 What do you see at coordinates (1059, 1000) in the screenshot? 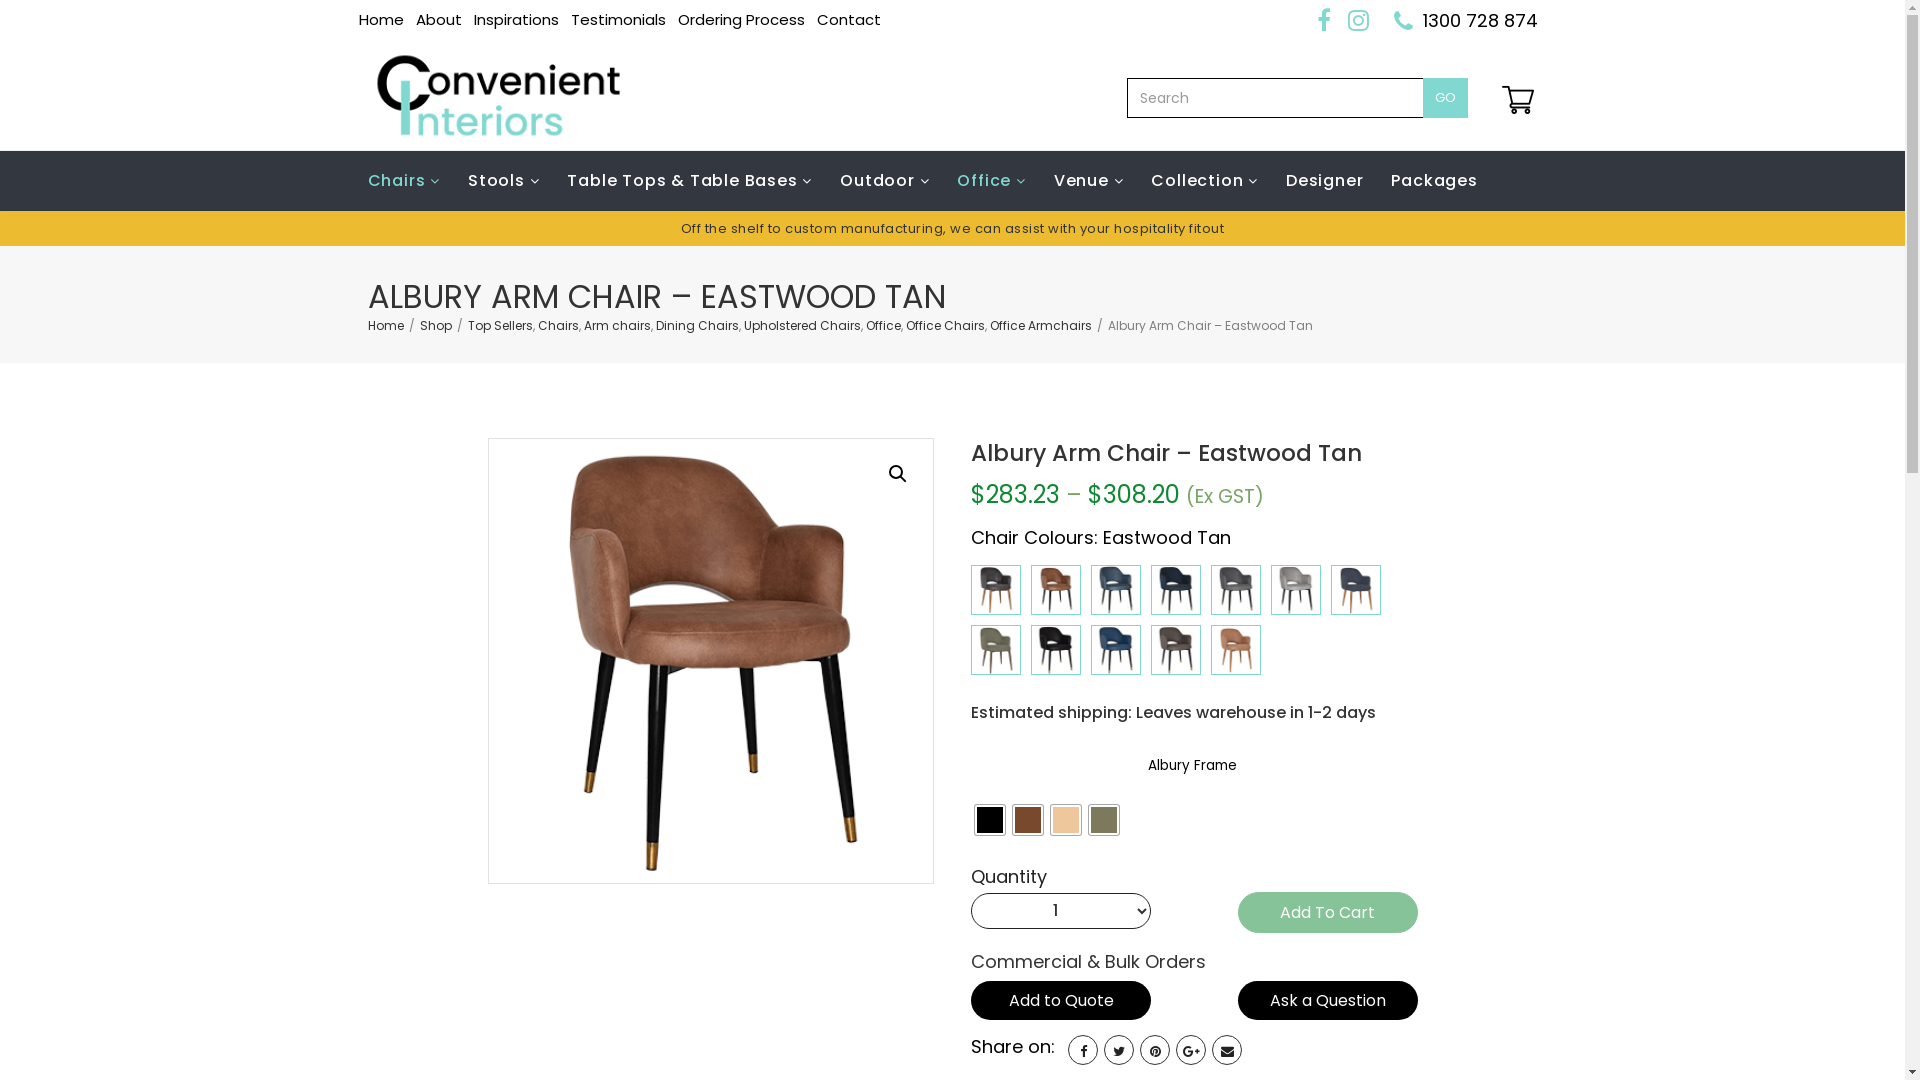
I see `'Add to Quote'` at bounding box center [1059, 1000].